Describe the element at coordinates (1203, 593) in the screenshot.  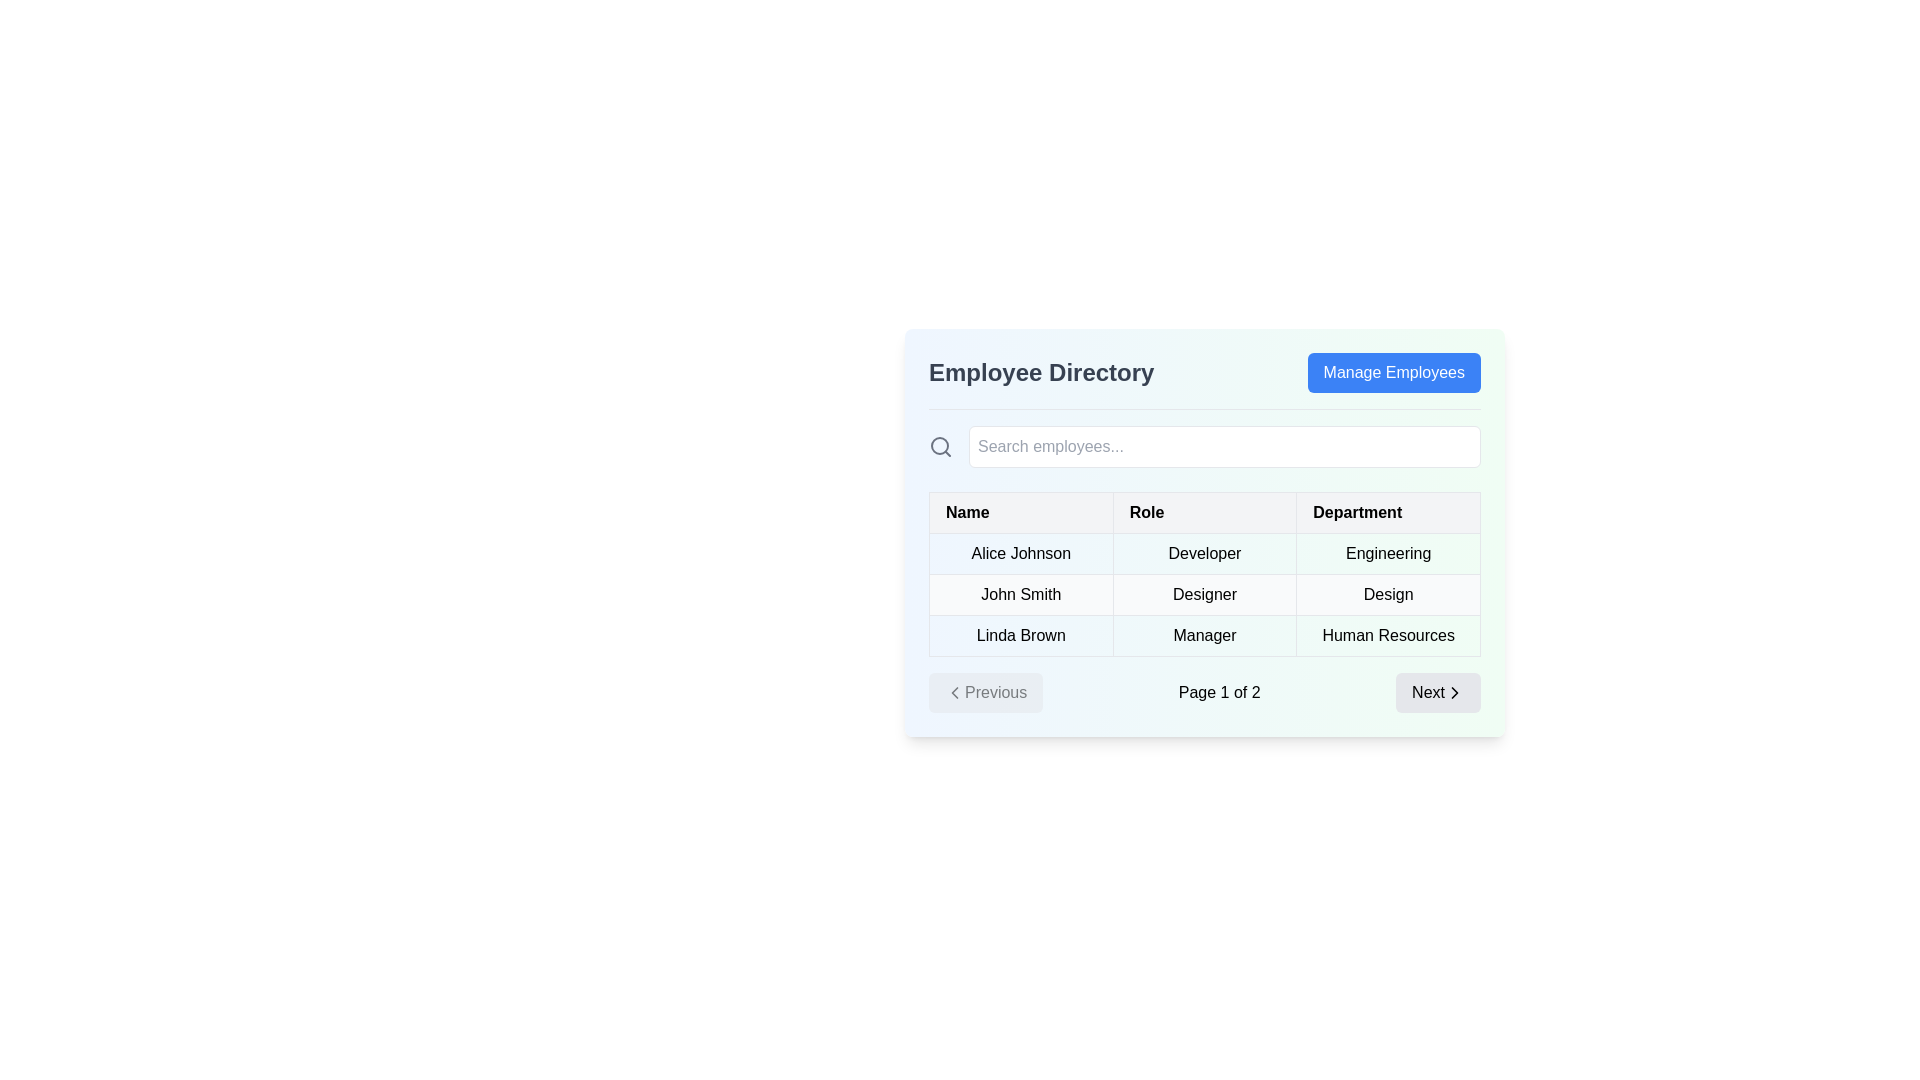
I see `the cells of the employee directory table` at that location.